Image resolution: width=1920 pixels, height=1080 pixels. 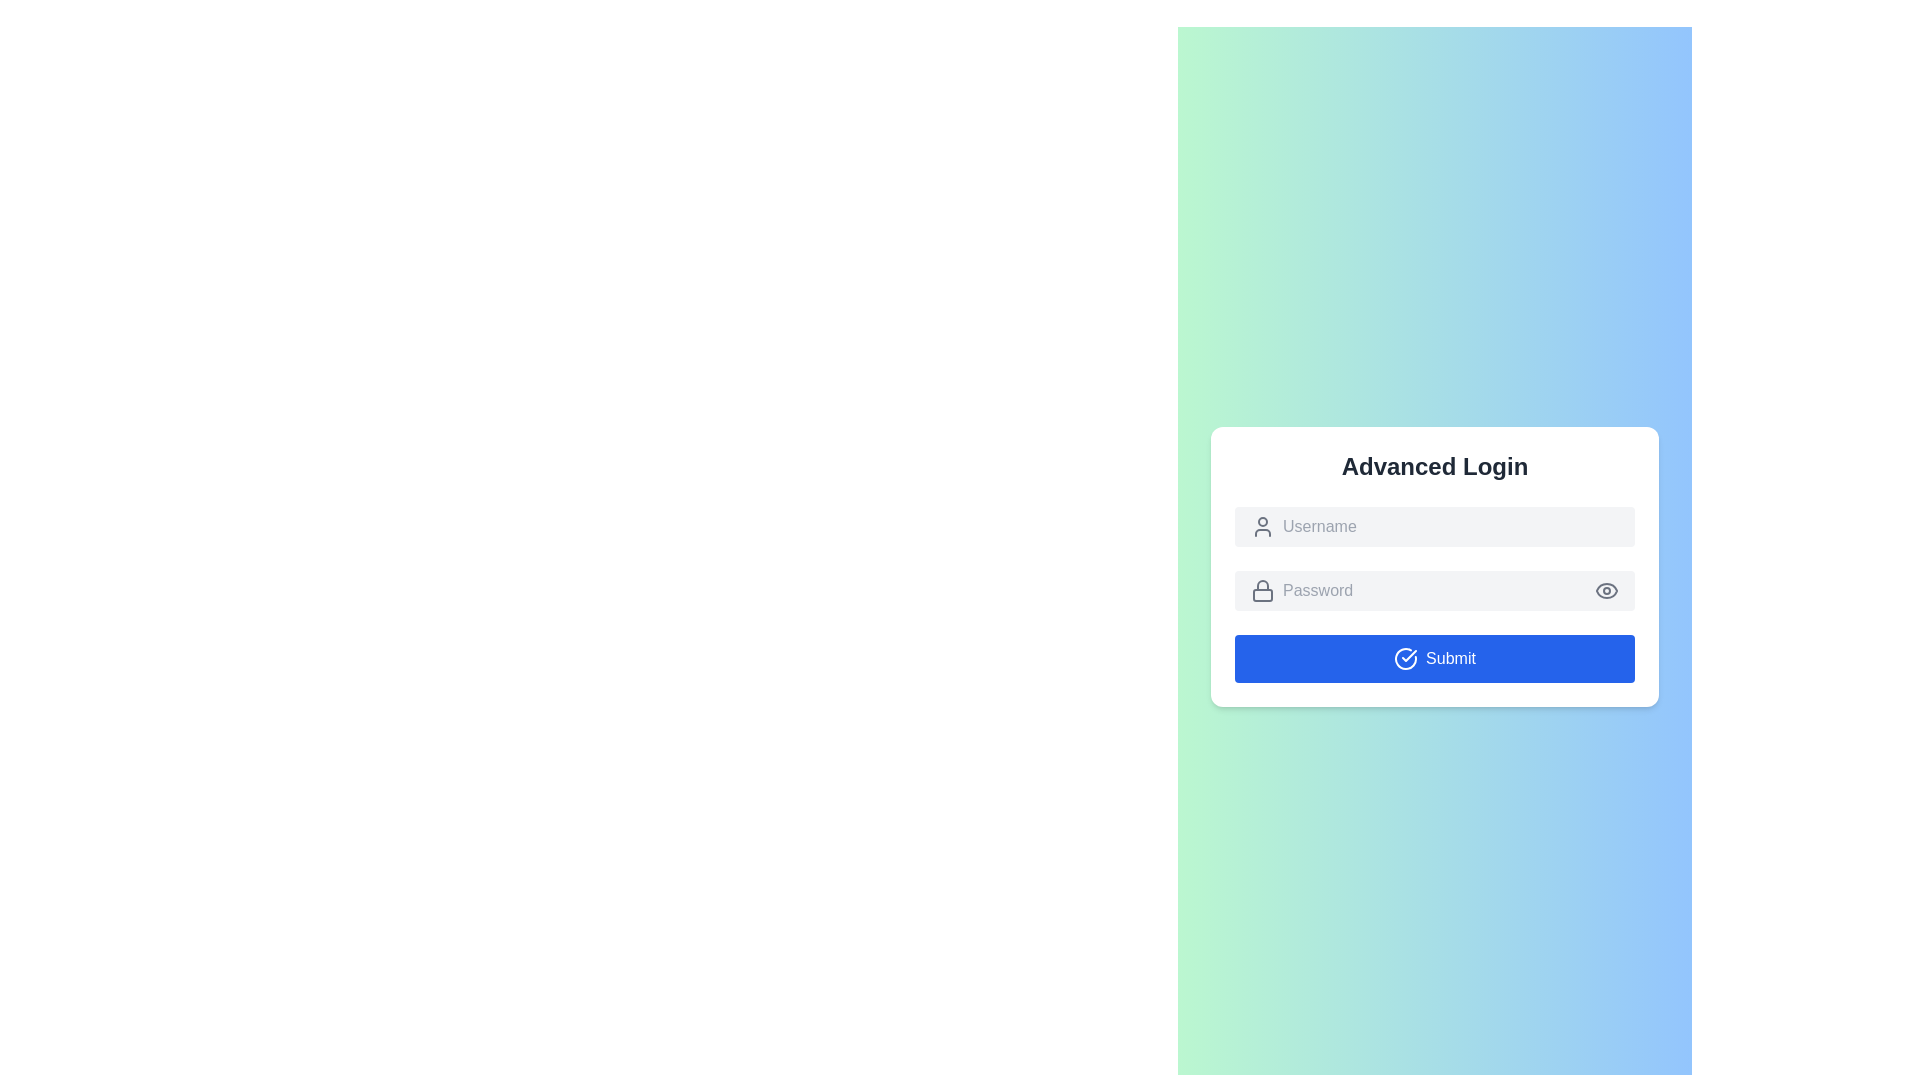 What do you see at coordinates (1261, 589) in the screenshot?
I see `the lock icon located on the left side of the password input field within the login form, which indicates that the corresponding input field is for entering a password` at bounding box center [1261, 589].